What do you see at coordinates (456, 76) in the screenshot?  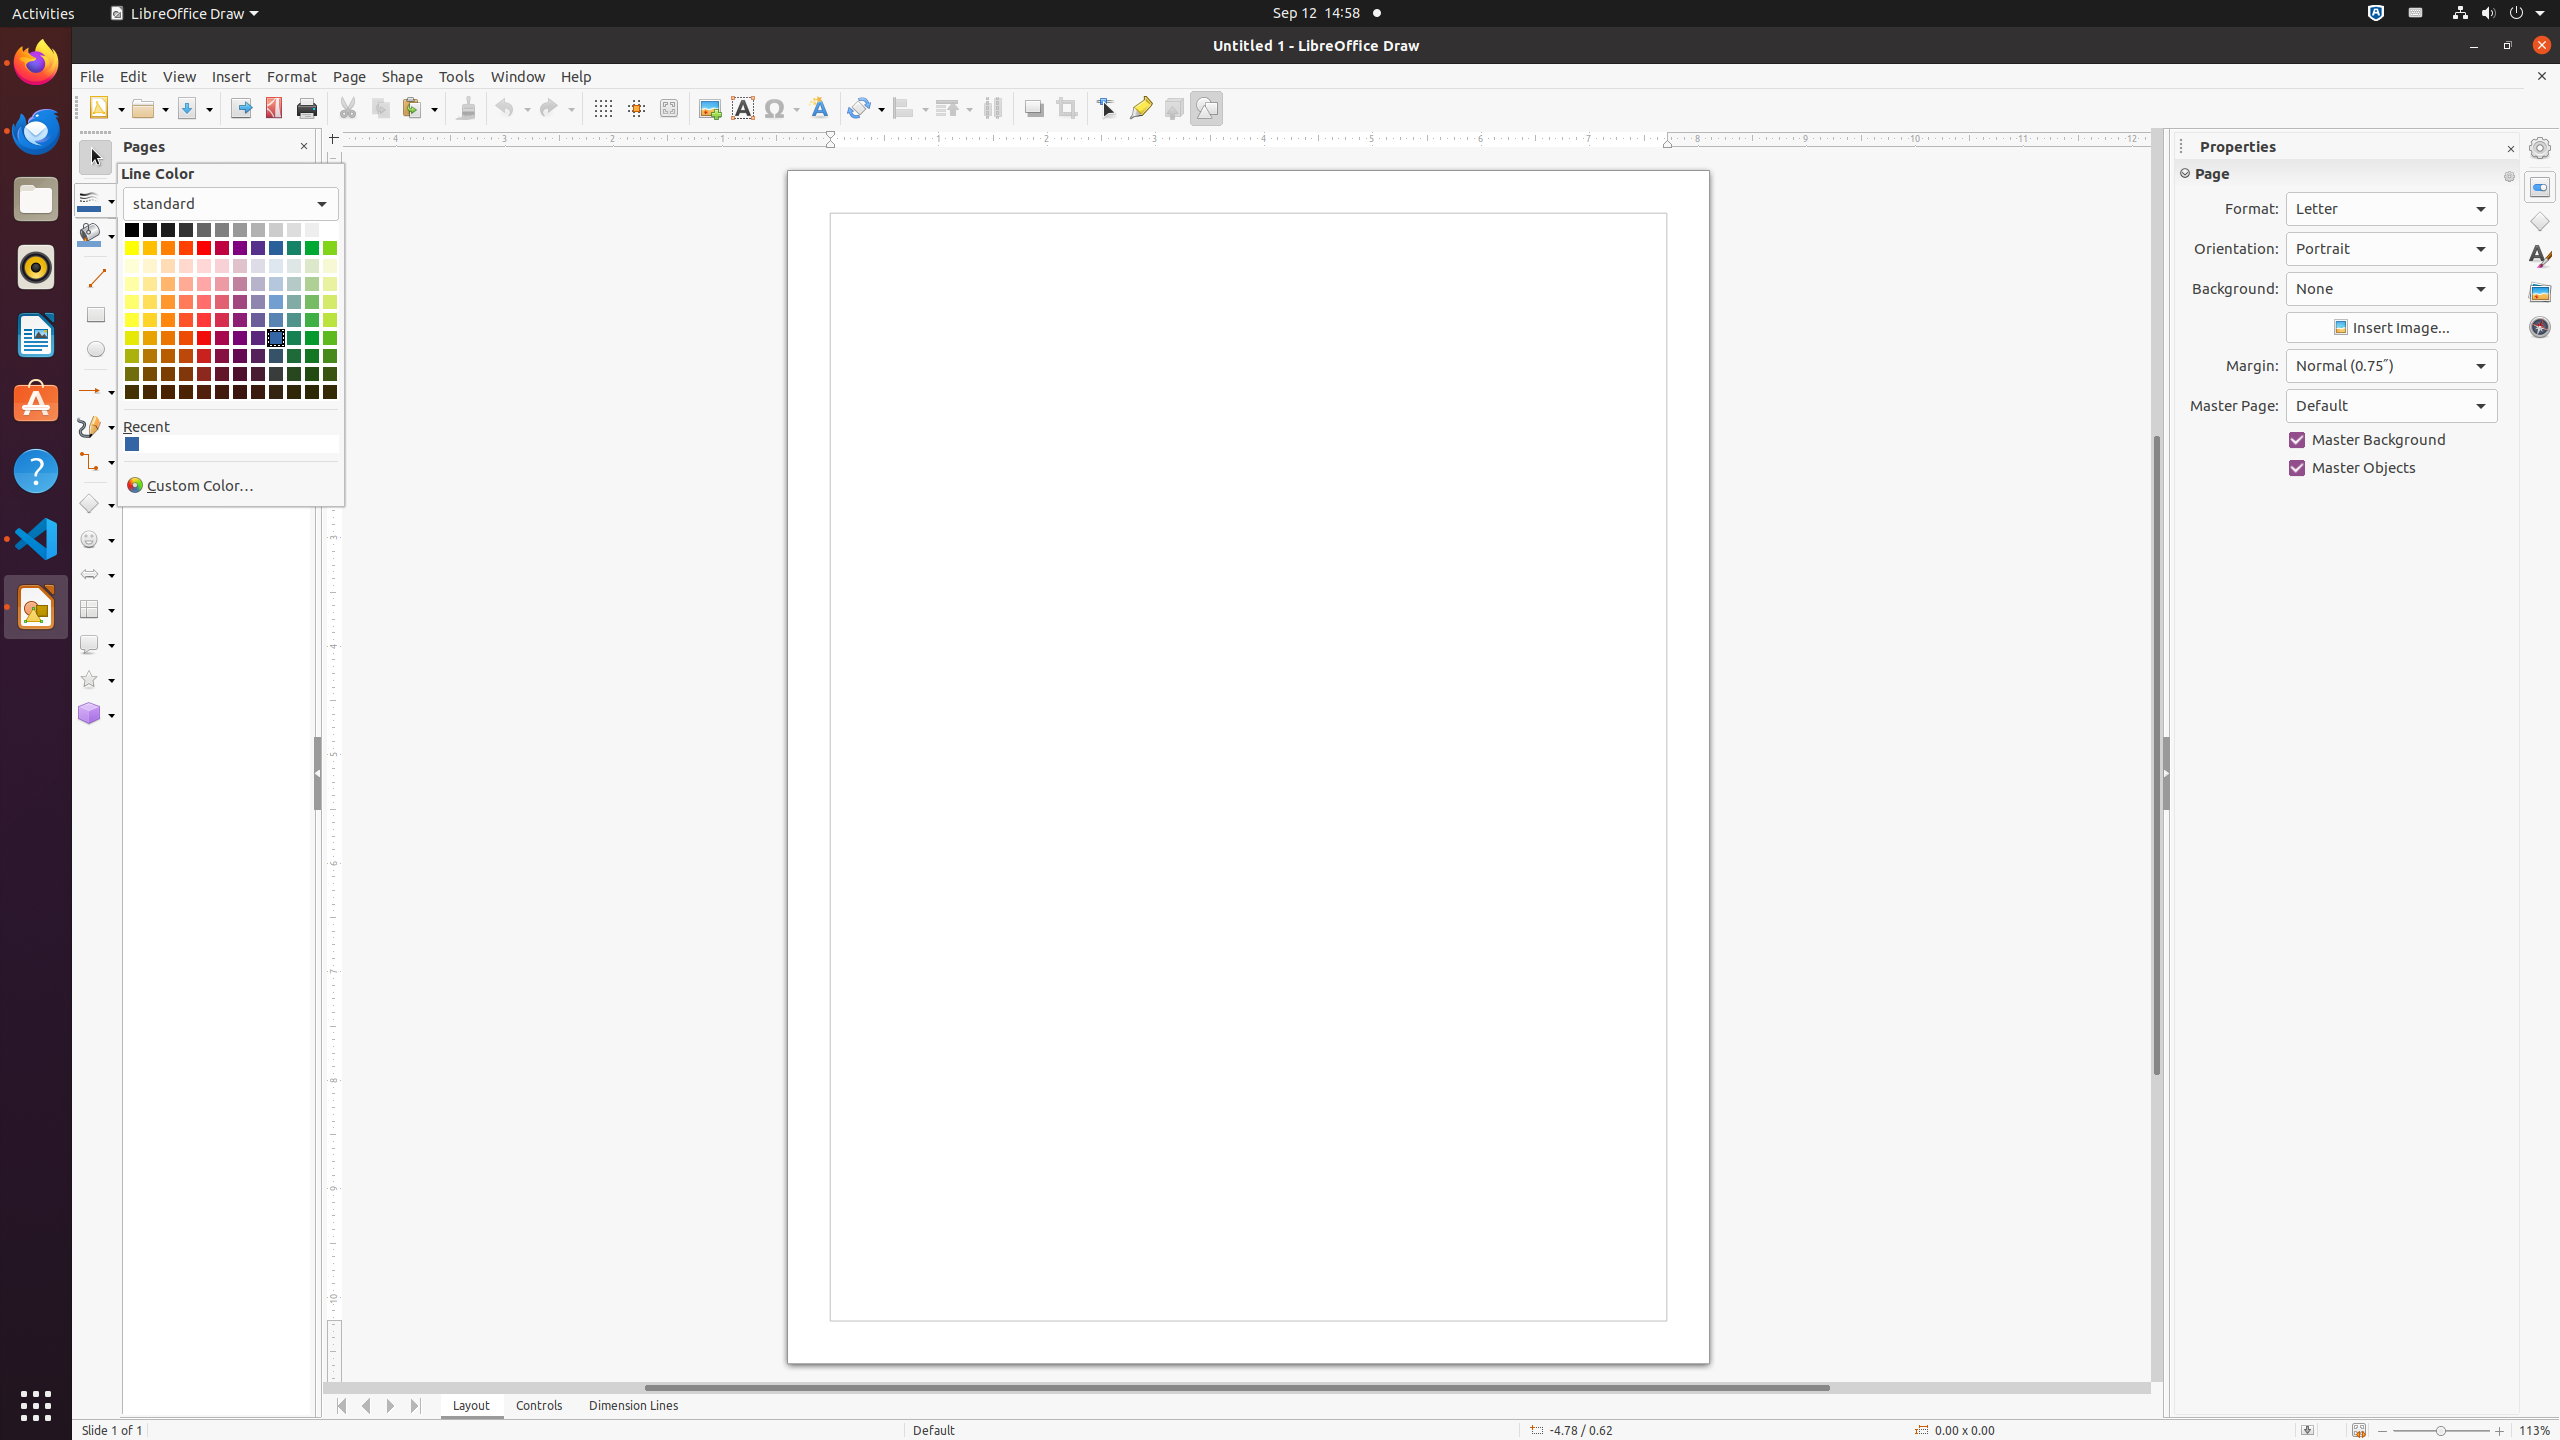 I see `'Tools'` at bounding box center [456, 76].